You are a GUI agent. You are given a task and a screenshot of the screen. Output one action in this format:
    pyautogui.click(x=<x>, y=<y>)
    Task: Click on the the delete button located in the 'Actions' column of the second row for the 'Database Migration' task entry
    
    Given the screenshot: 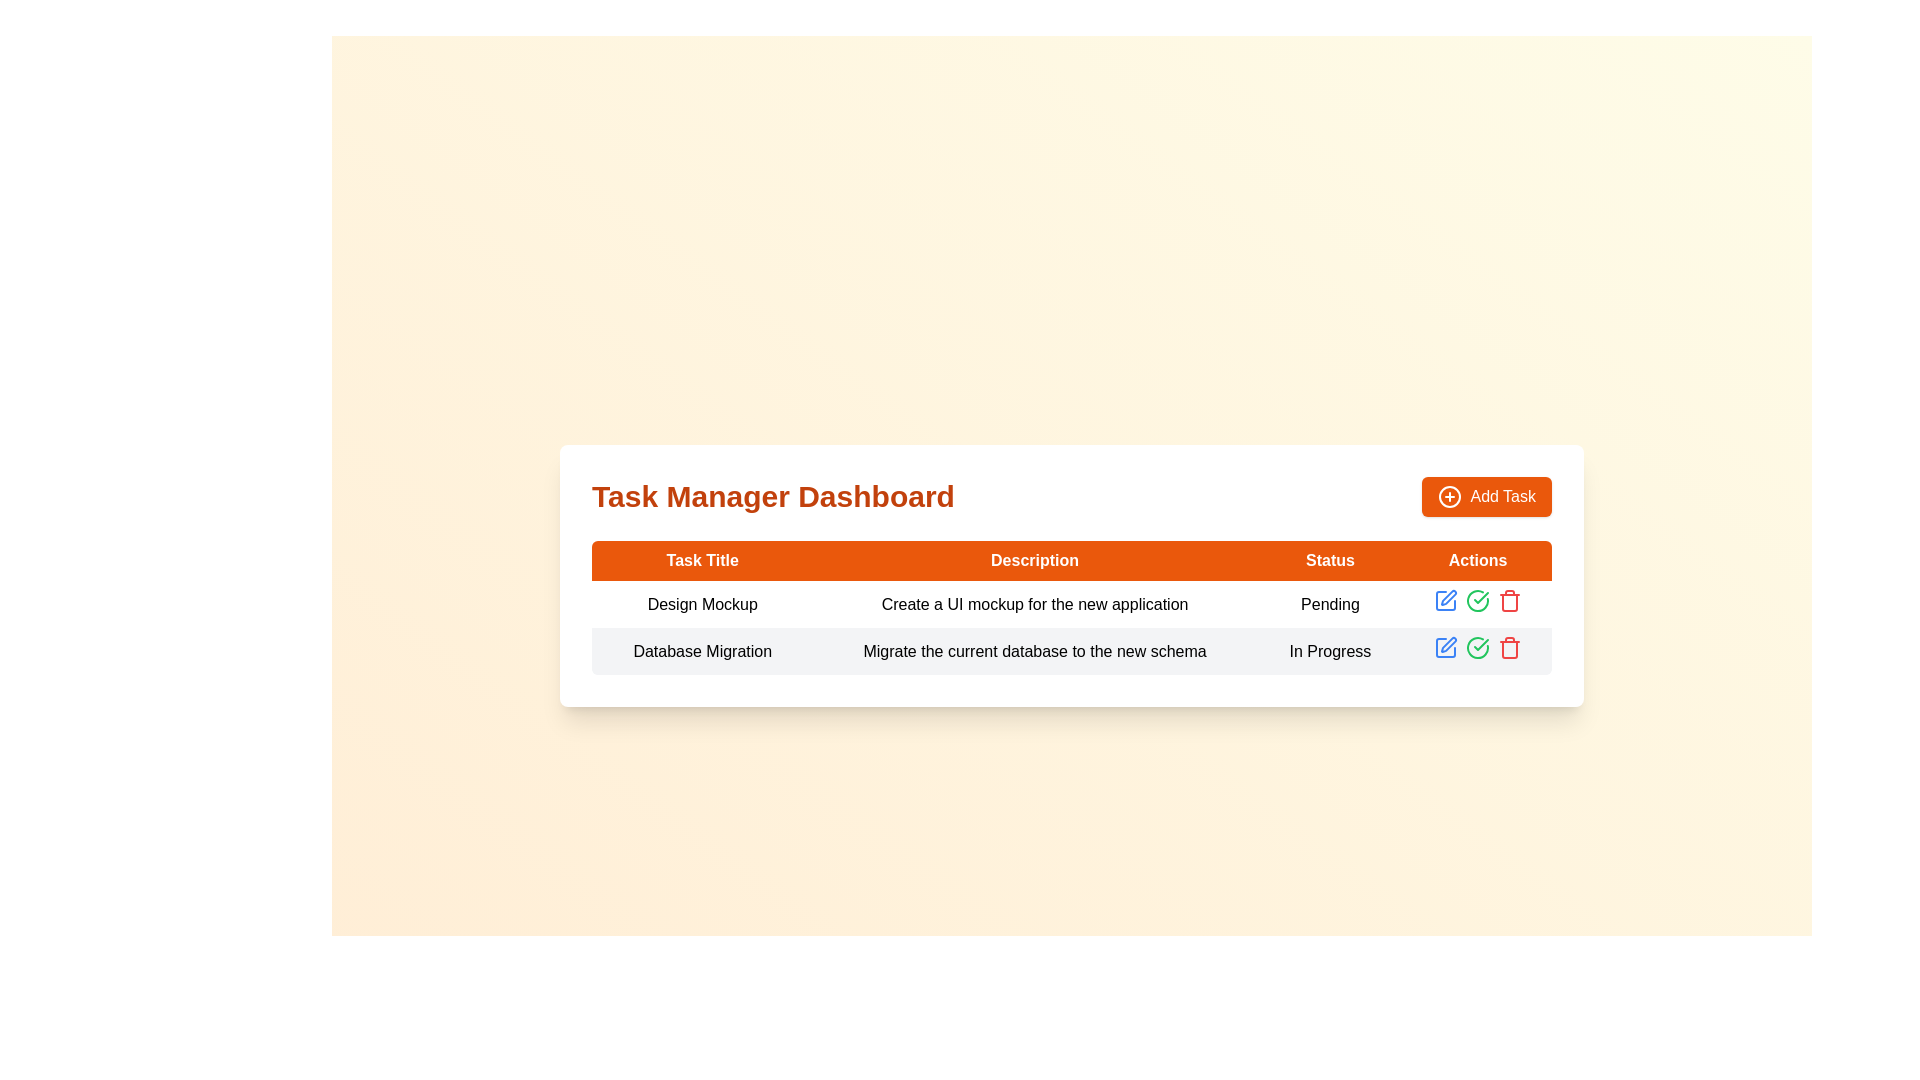 What is the action you would take?
    pyautogui.click(x=1510, y=648)
    